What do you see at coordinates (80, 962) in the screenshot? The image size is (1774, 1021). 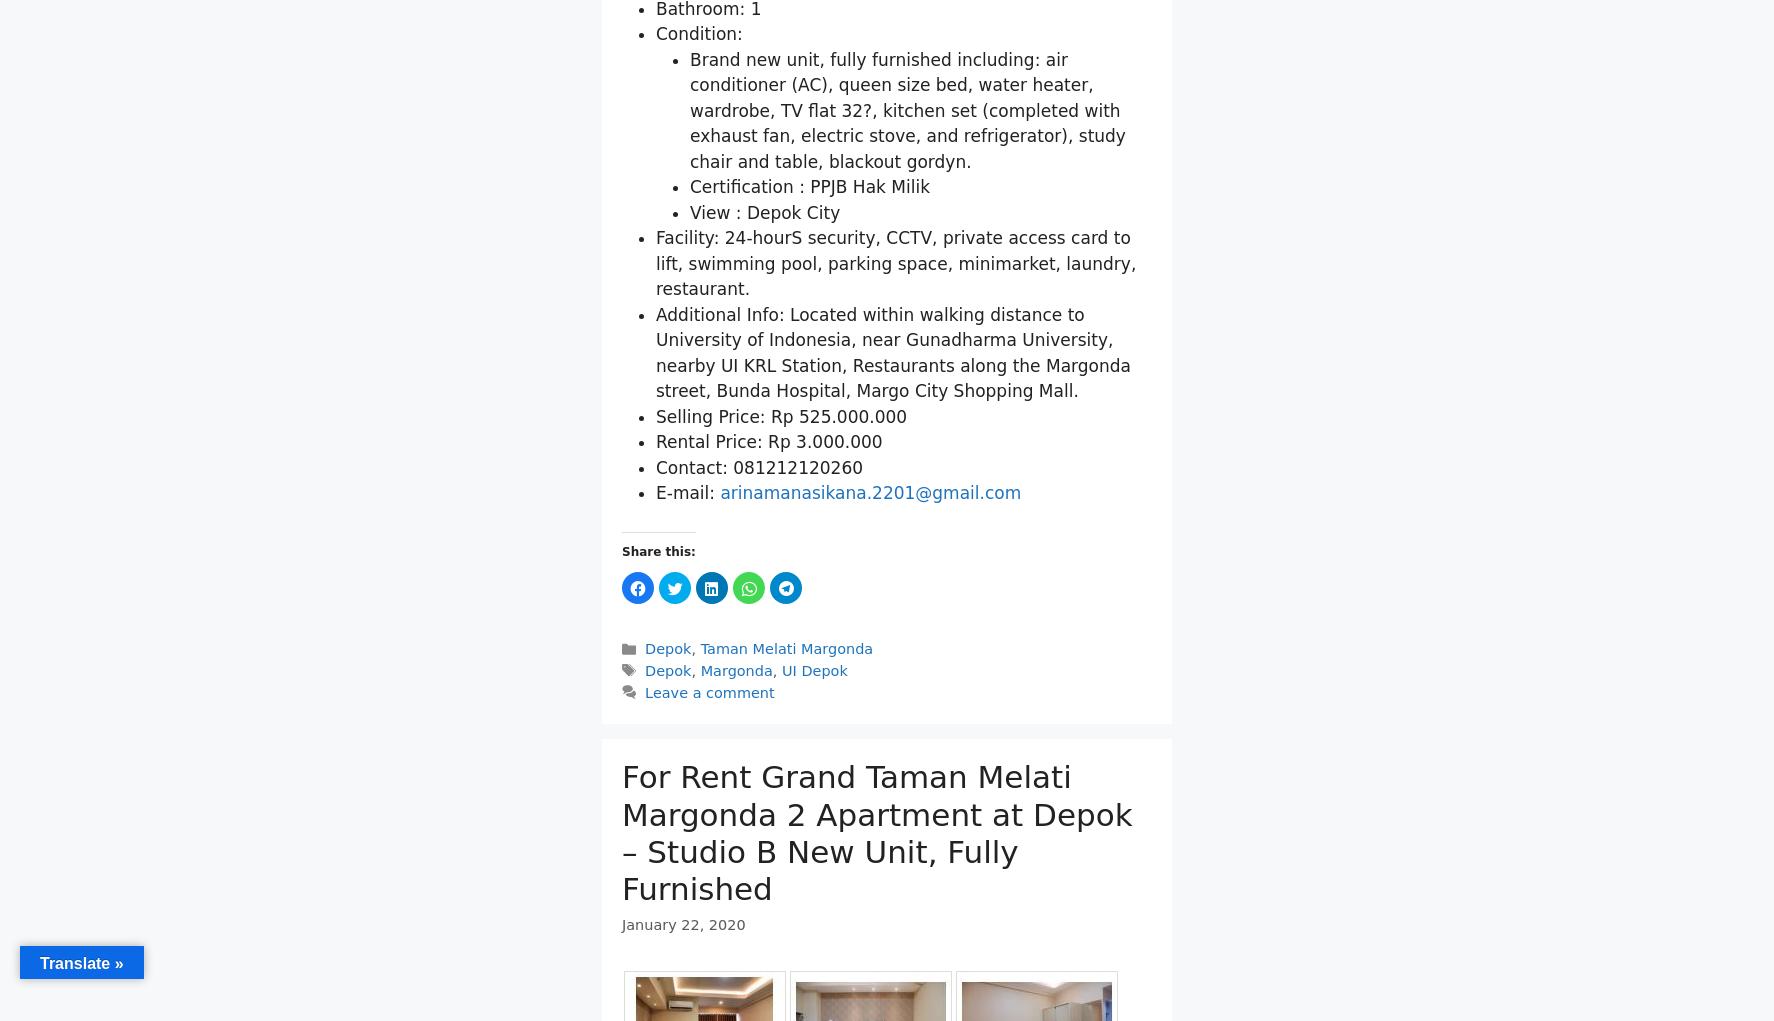 I see `'Translate »'` at bounding box center [80, 962].